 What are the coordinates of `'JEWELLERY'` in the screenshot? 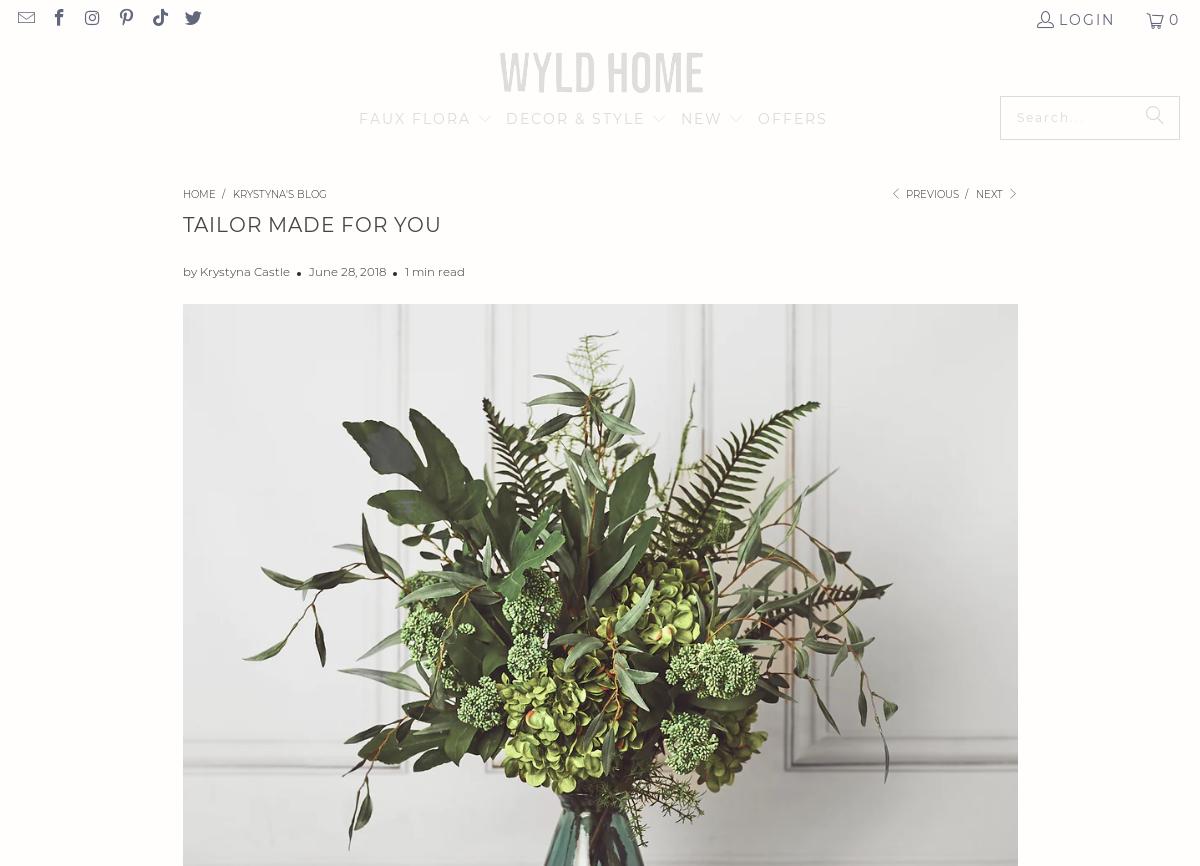 It's located at (576, 397).